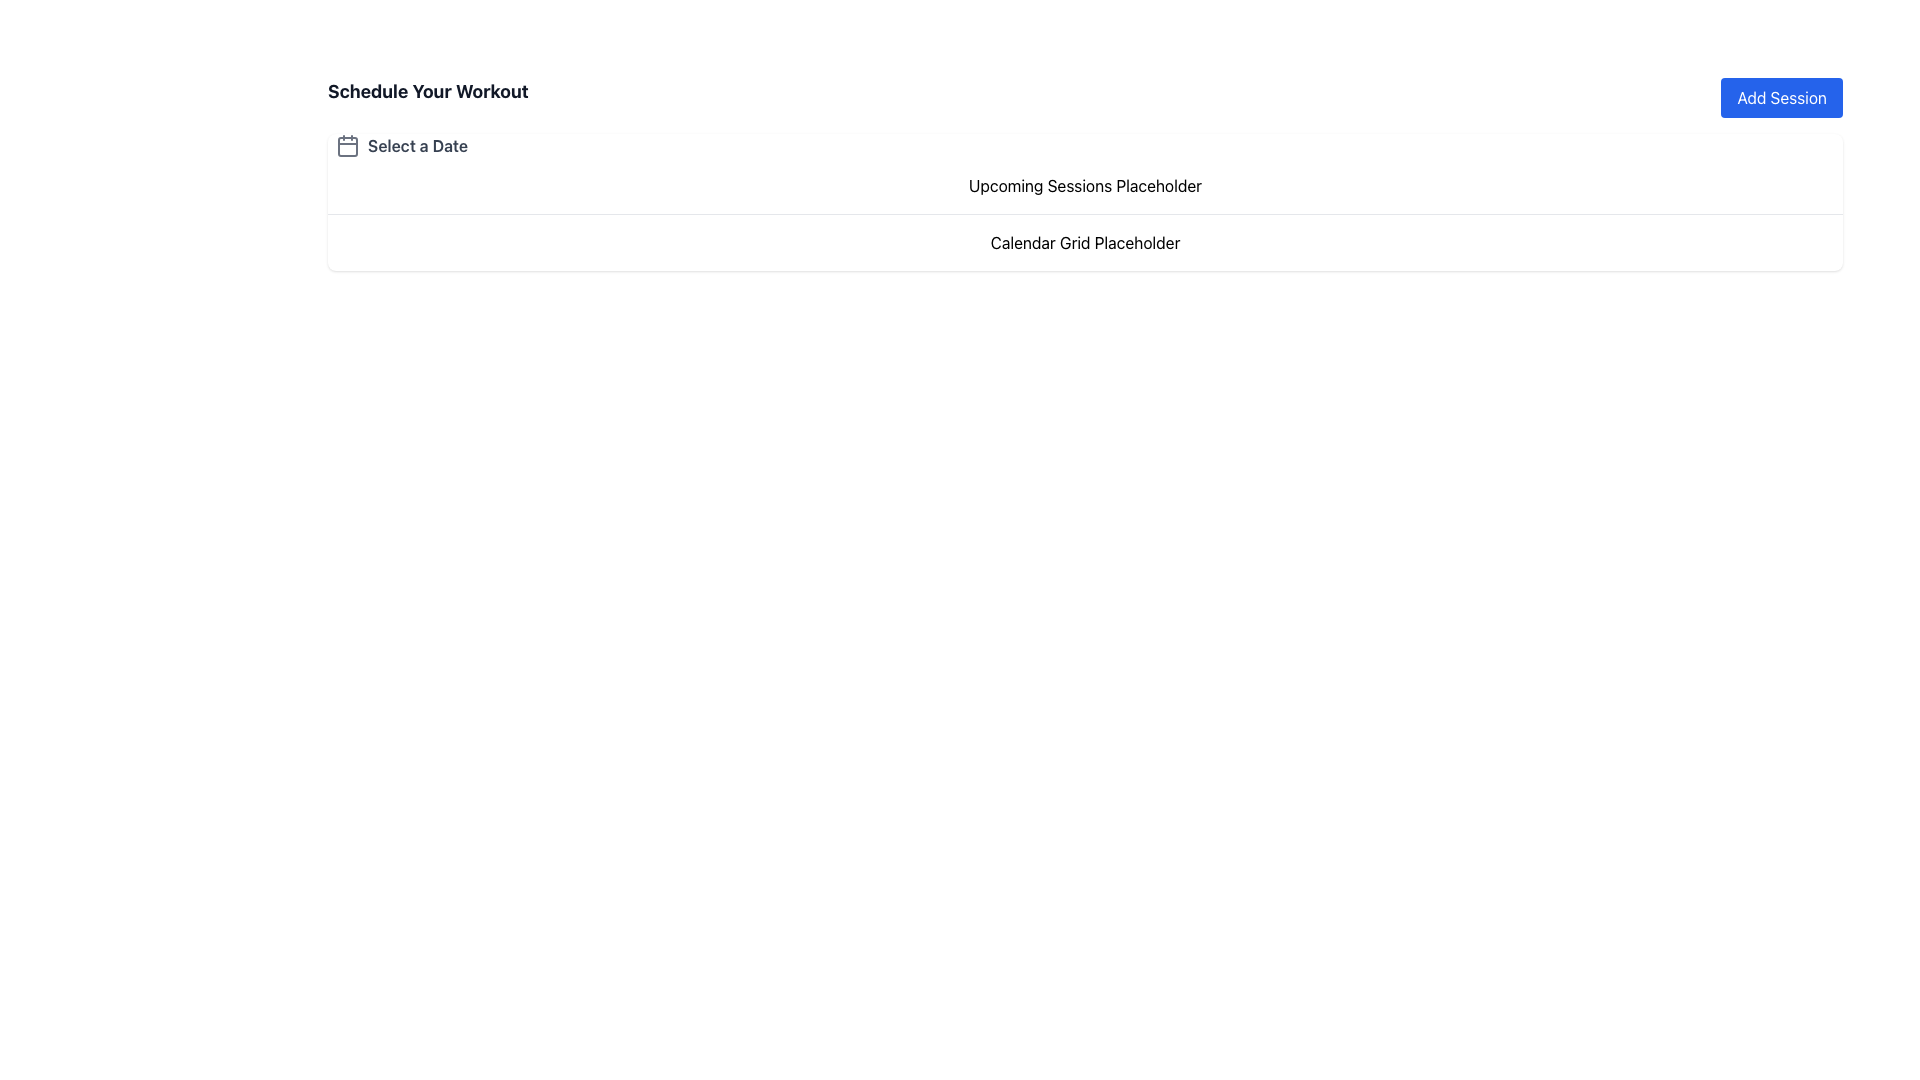 The image size is (1920, 1080). I want to click on the gray calendar icon with rounded edges, located to the left of the 'Select a Date' text, so click(347, 145).